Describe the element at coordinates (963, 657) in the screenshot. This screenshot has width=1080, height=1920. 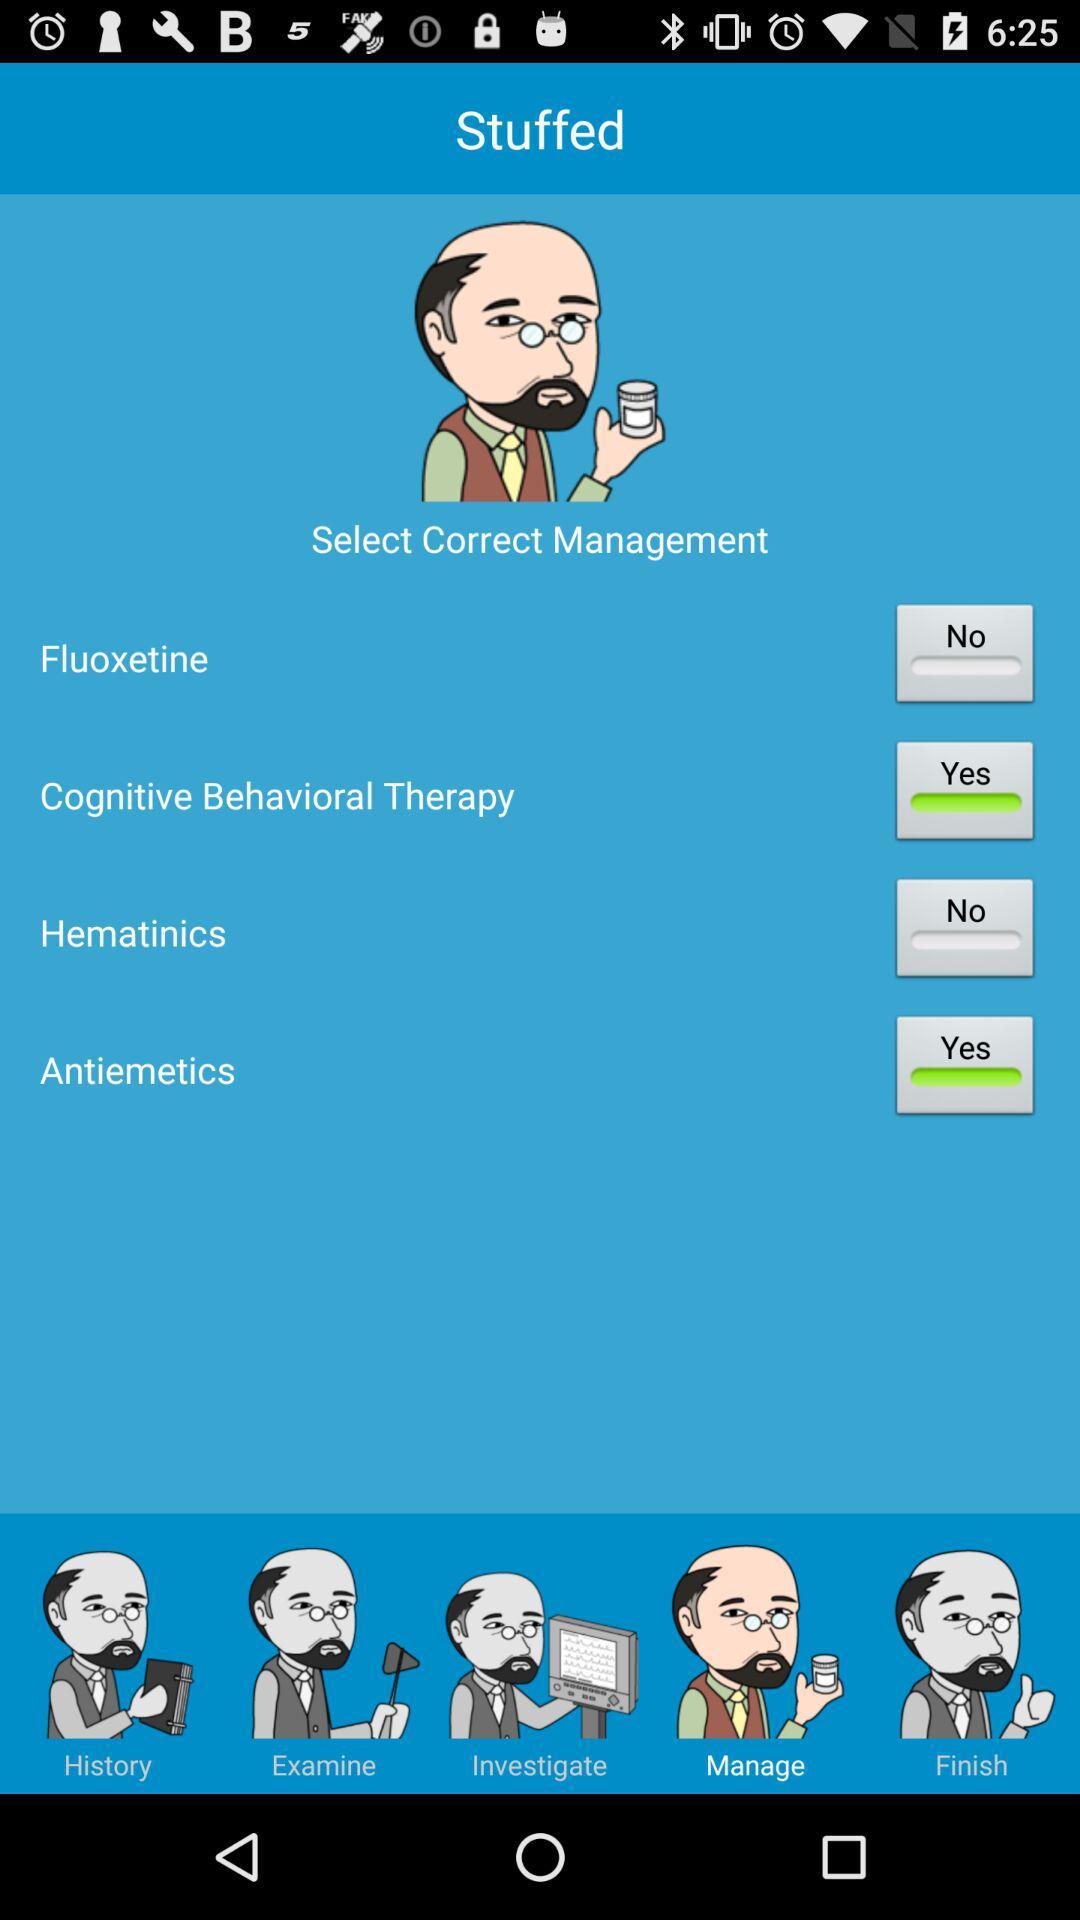
I see `the first button on the right next to the text fluoxetine on the web page` at that location.